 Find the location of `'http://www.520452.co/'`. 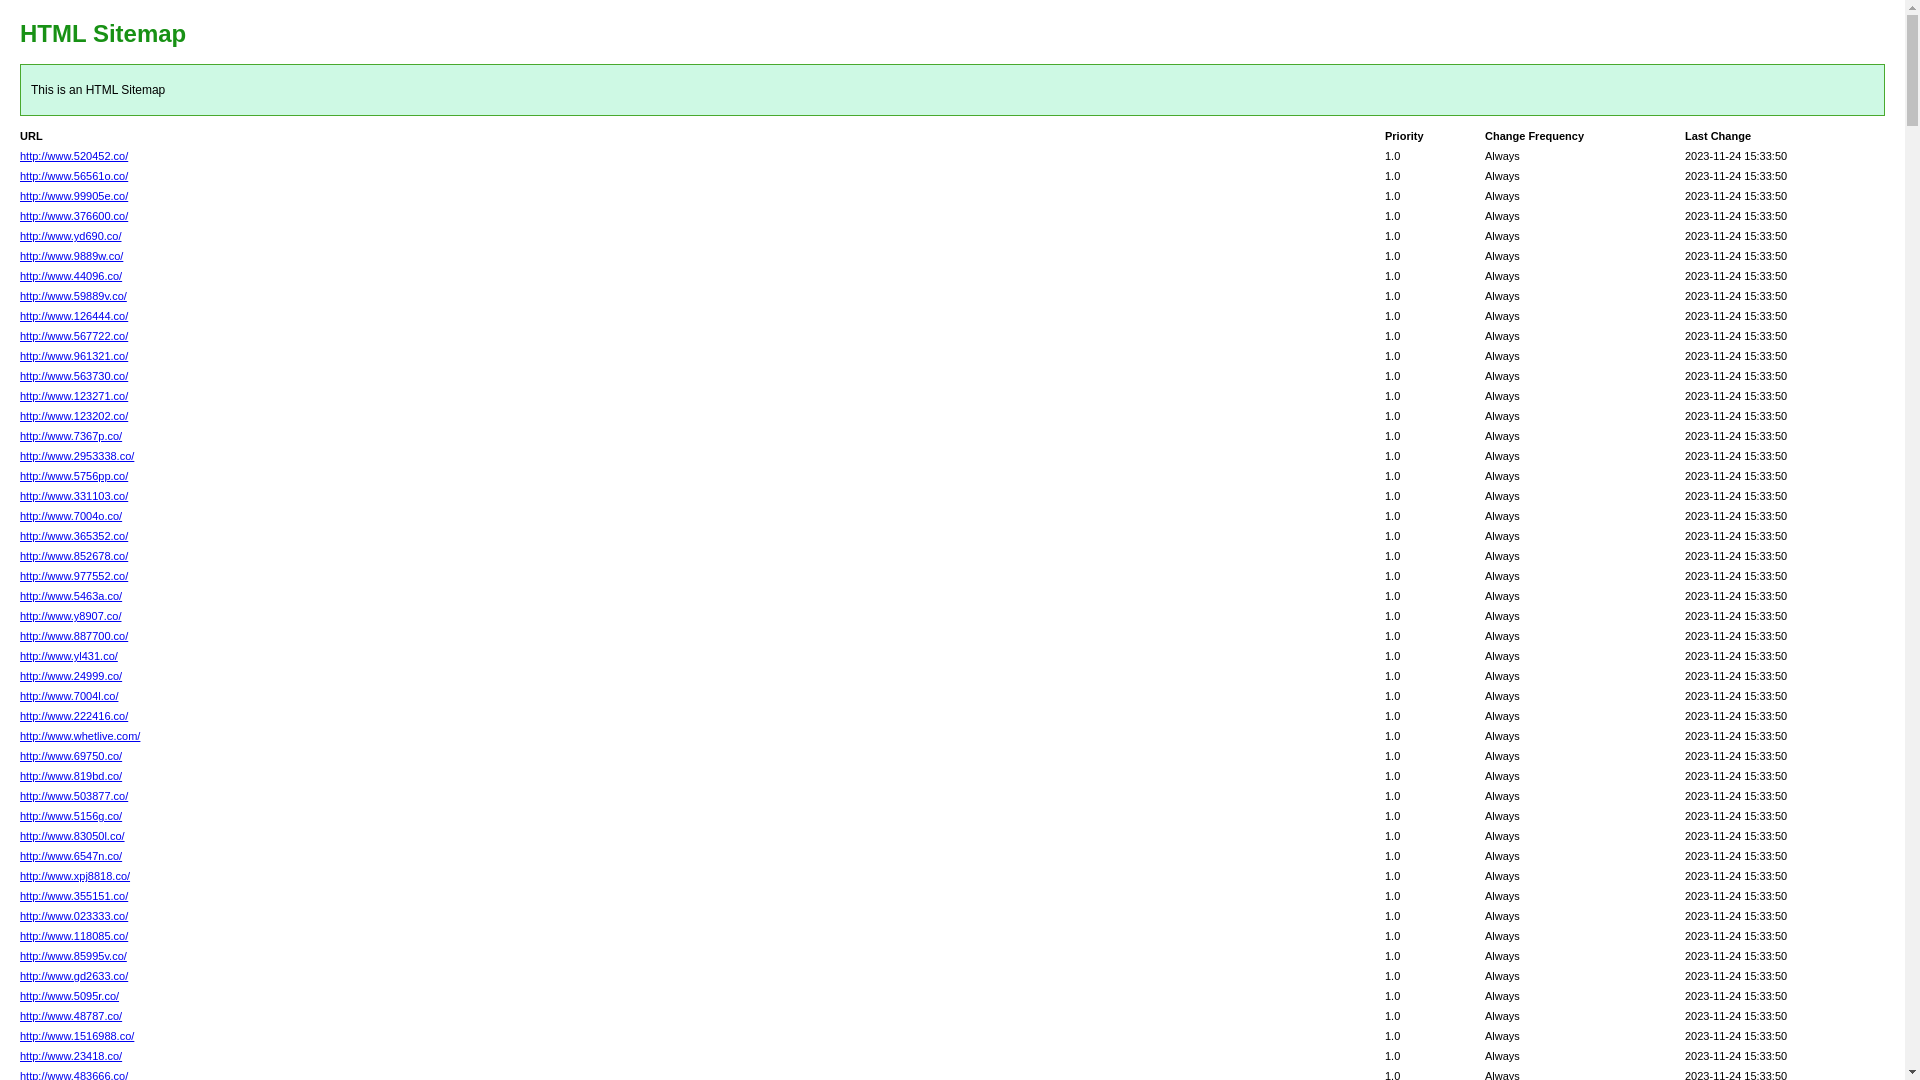

'http://www.520452.co/' is located at coordinates (73, 154).